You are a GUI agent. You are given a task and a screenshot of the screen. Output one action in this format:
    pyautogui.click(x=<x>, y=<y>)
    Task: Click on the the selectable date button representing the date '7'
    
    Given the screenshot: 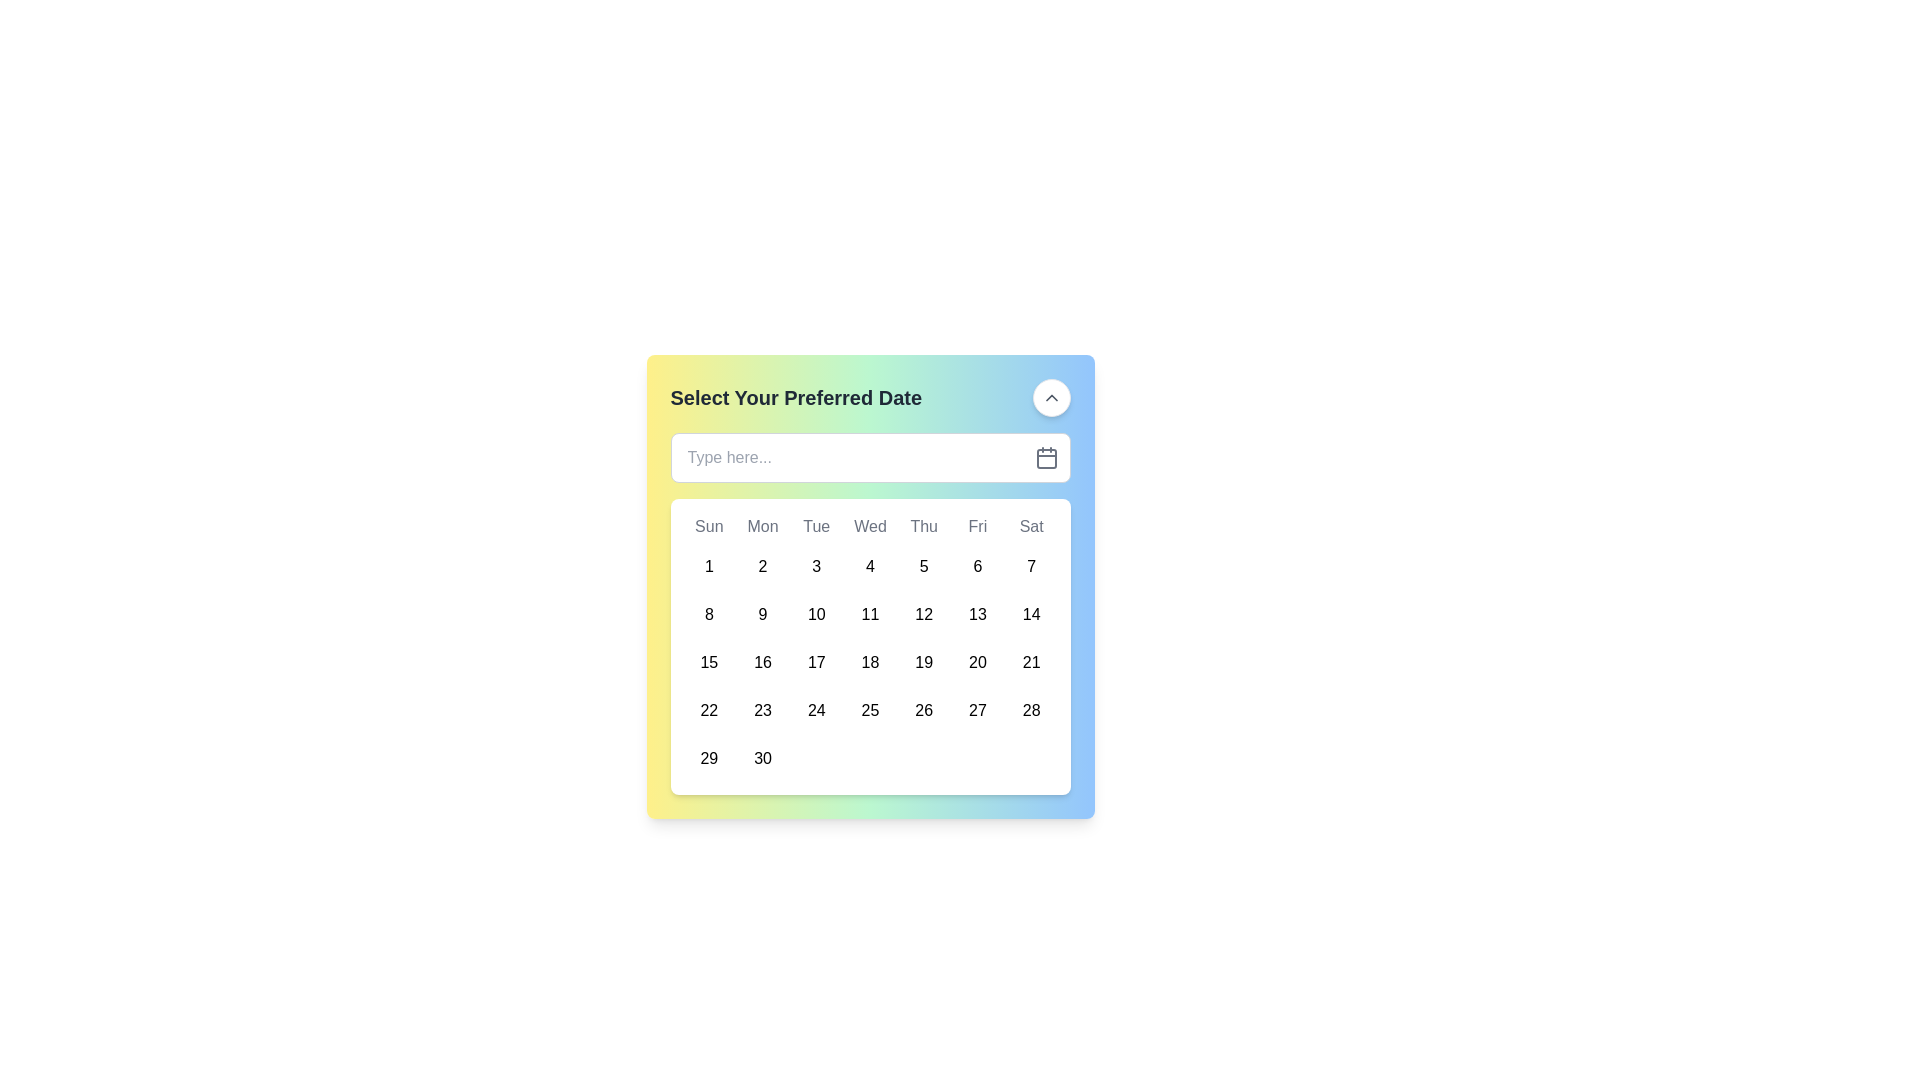 What is the action you would take?
    pyautogui.click(x=1031, y=567)
    